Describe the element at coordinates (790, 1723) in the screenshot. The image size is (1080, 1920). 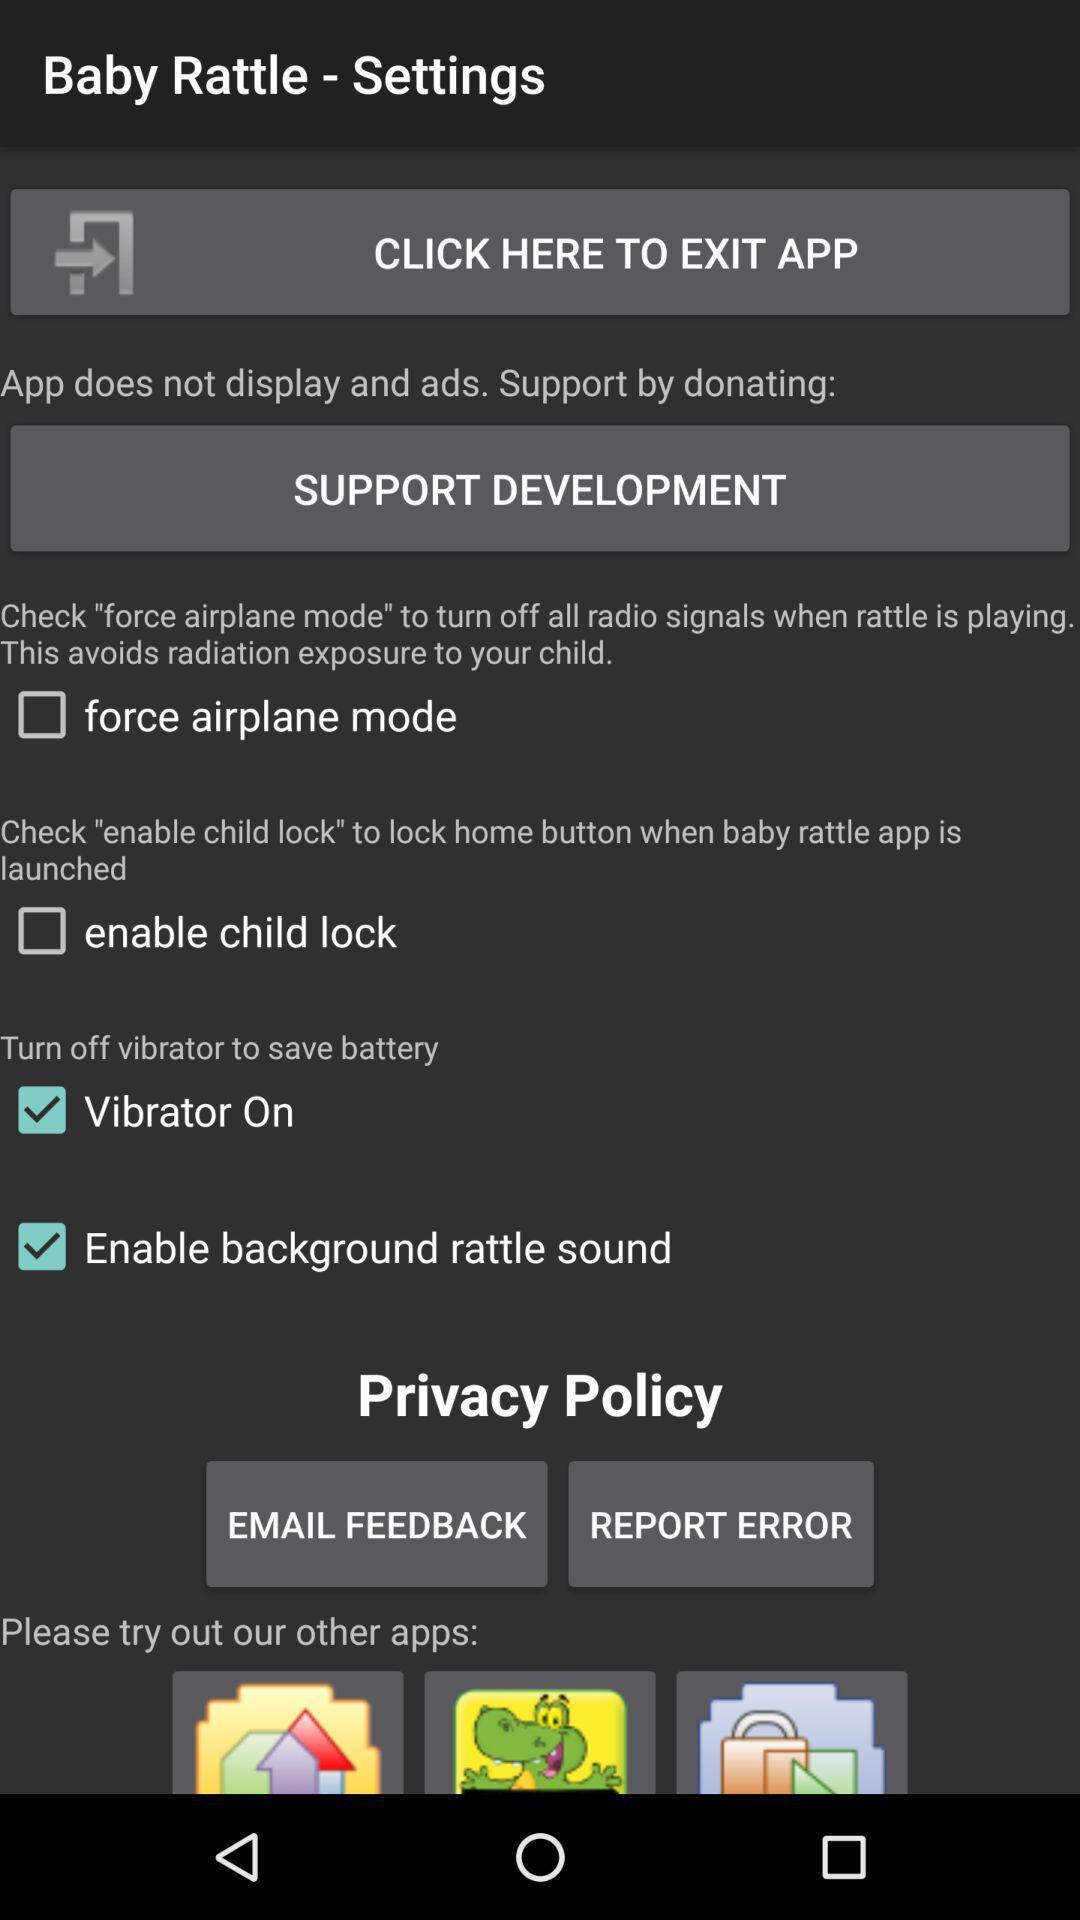
I see `visit a sponsored app` at that location.